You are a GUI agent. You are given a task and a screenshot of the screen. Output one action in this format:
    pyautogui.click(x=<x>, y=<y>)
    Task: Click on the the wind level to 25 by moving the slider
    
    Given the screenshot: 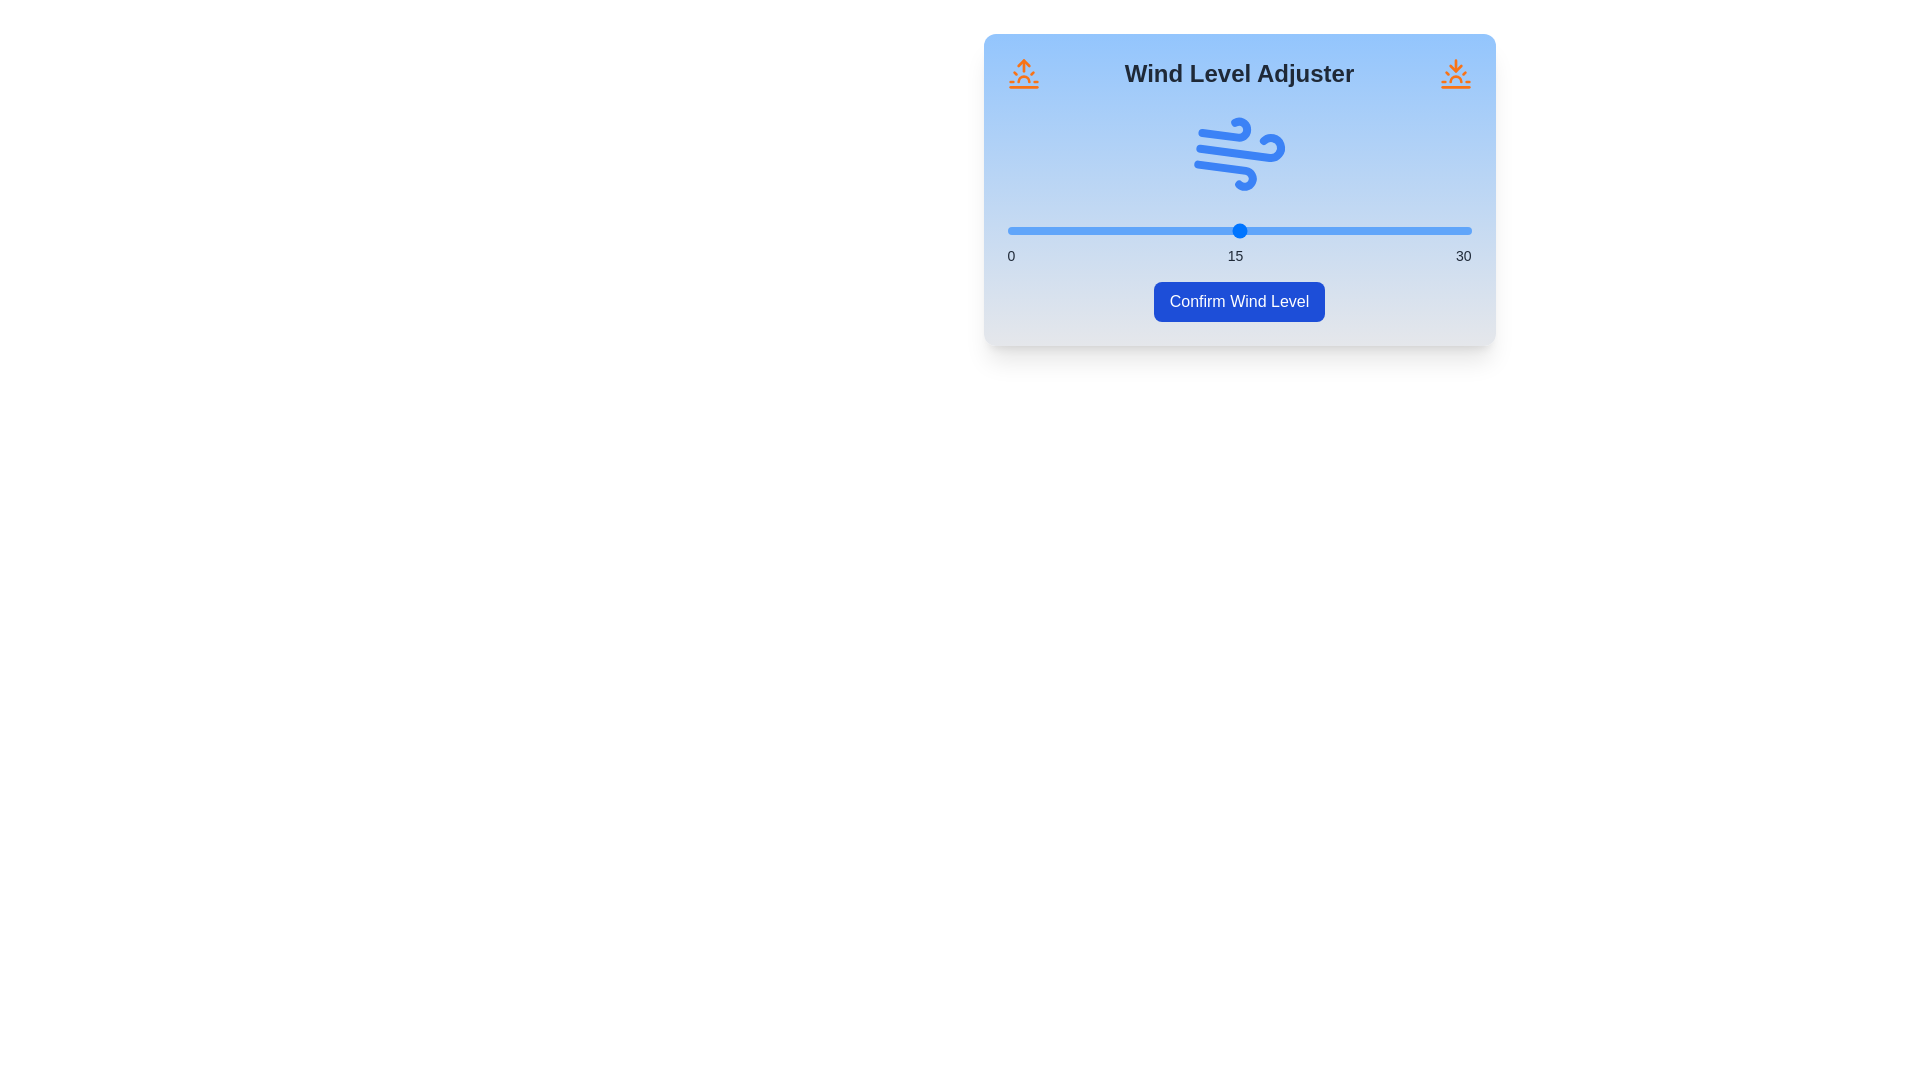 What is the action you would take?
    pyautogui.click(x=1393, y=230)
    